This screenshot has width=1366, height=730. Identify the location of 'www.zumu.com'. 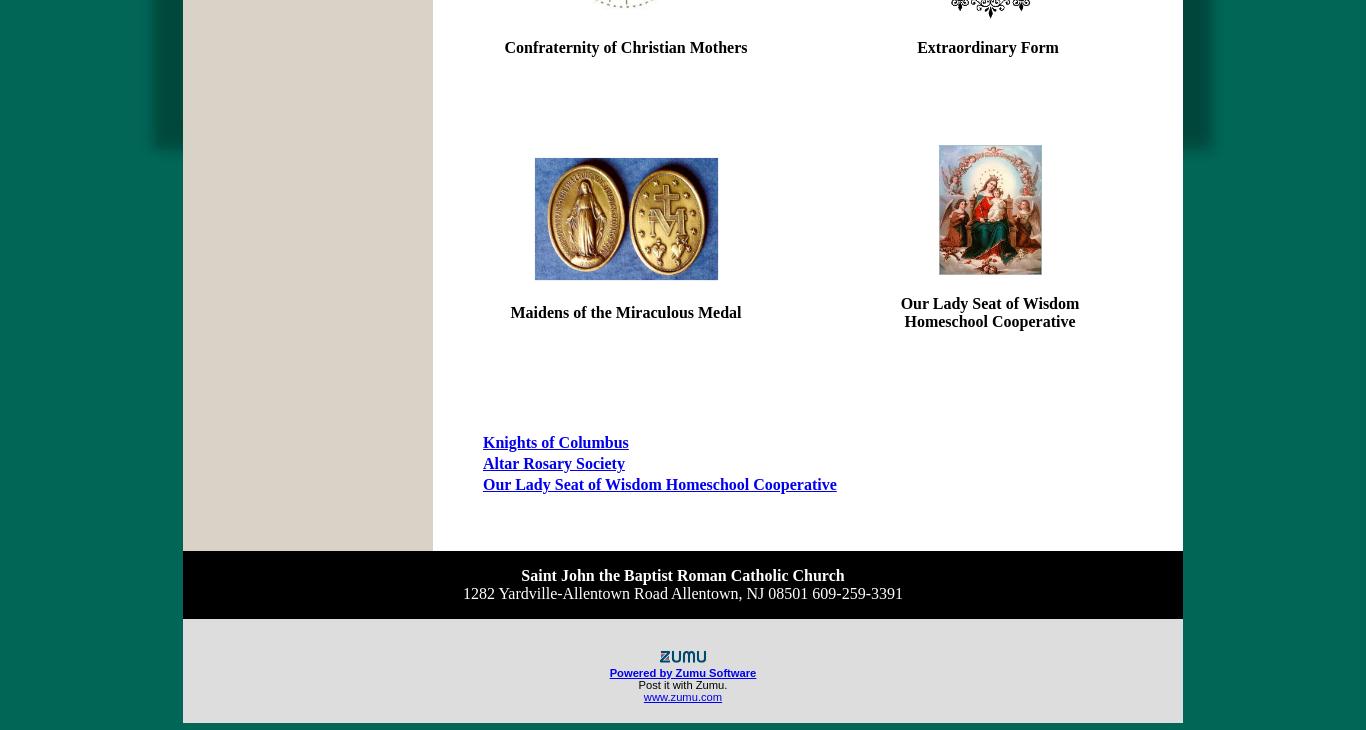
(681, 697).